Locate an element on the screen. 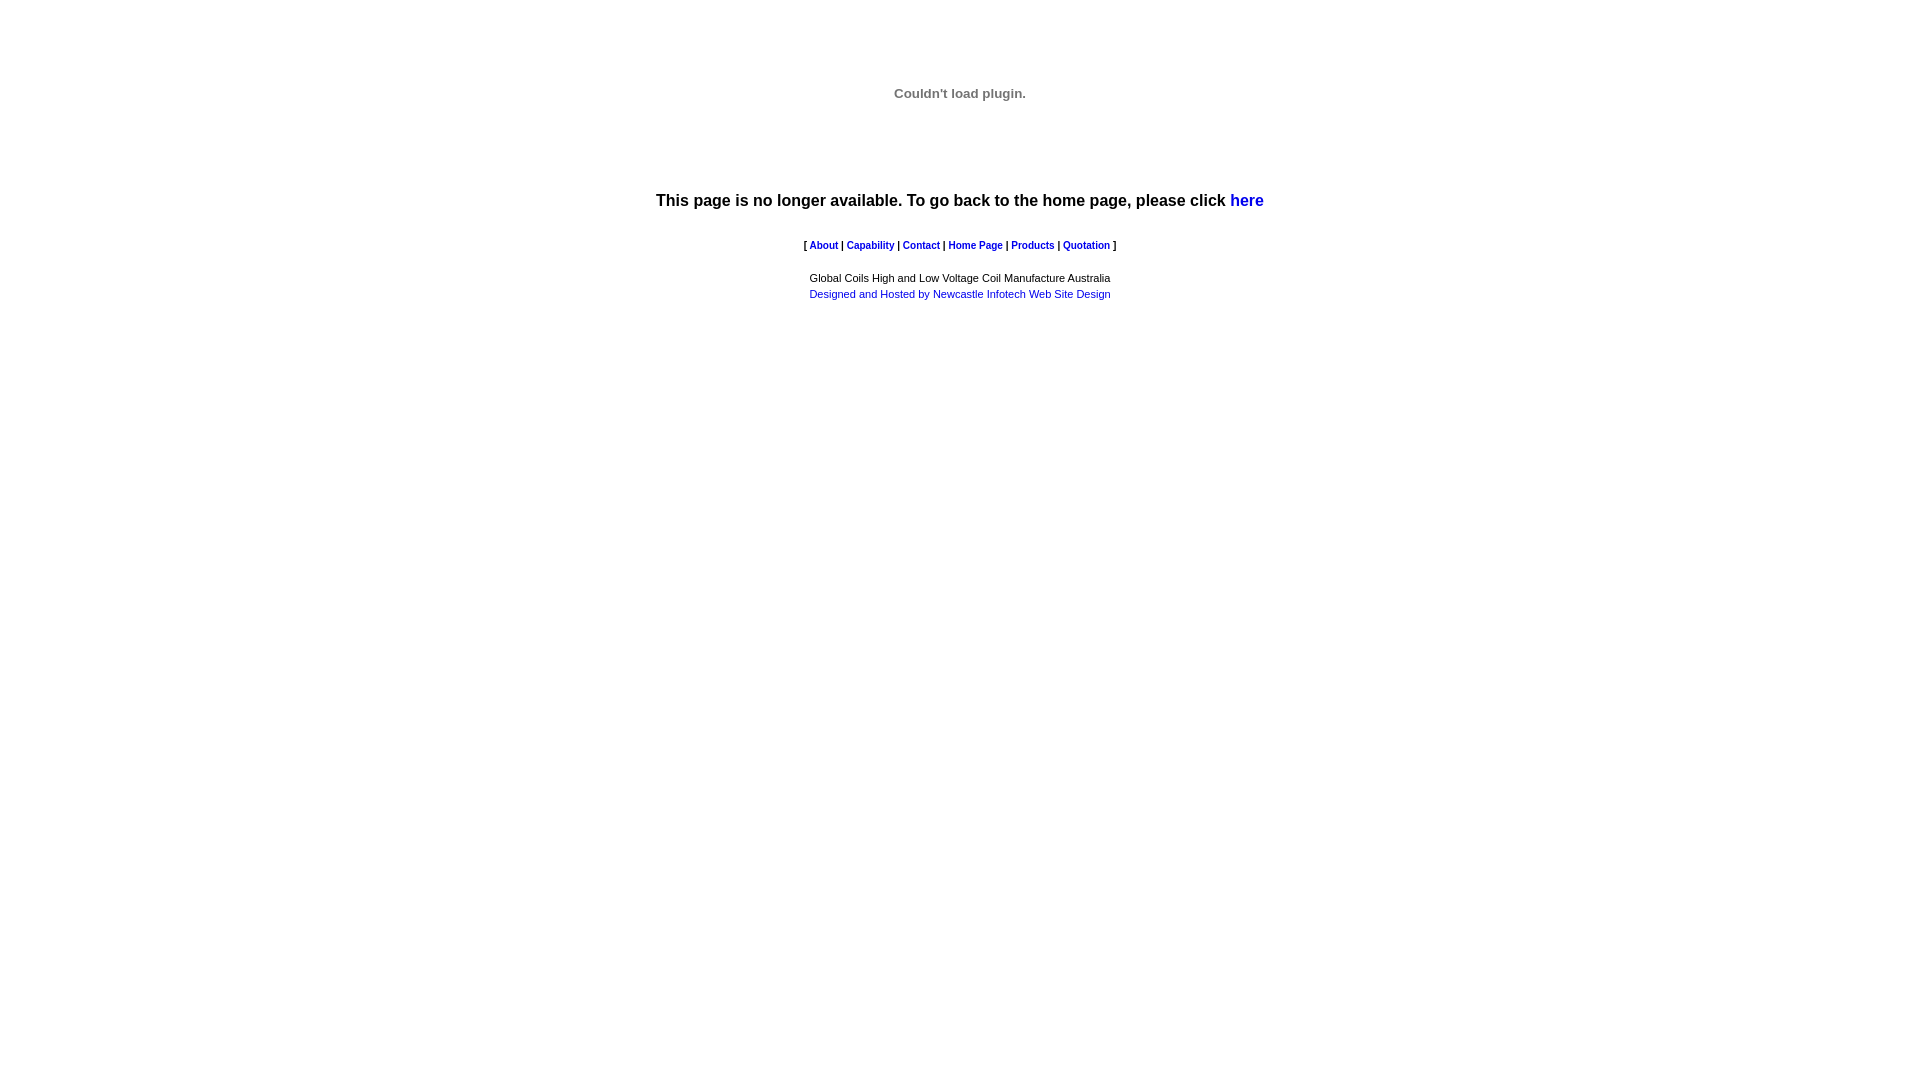 The image size is (1920, 1080). 'Contact' is located at coordinates (920, 244).